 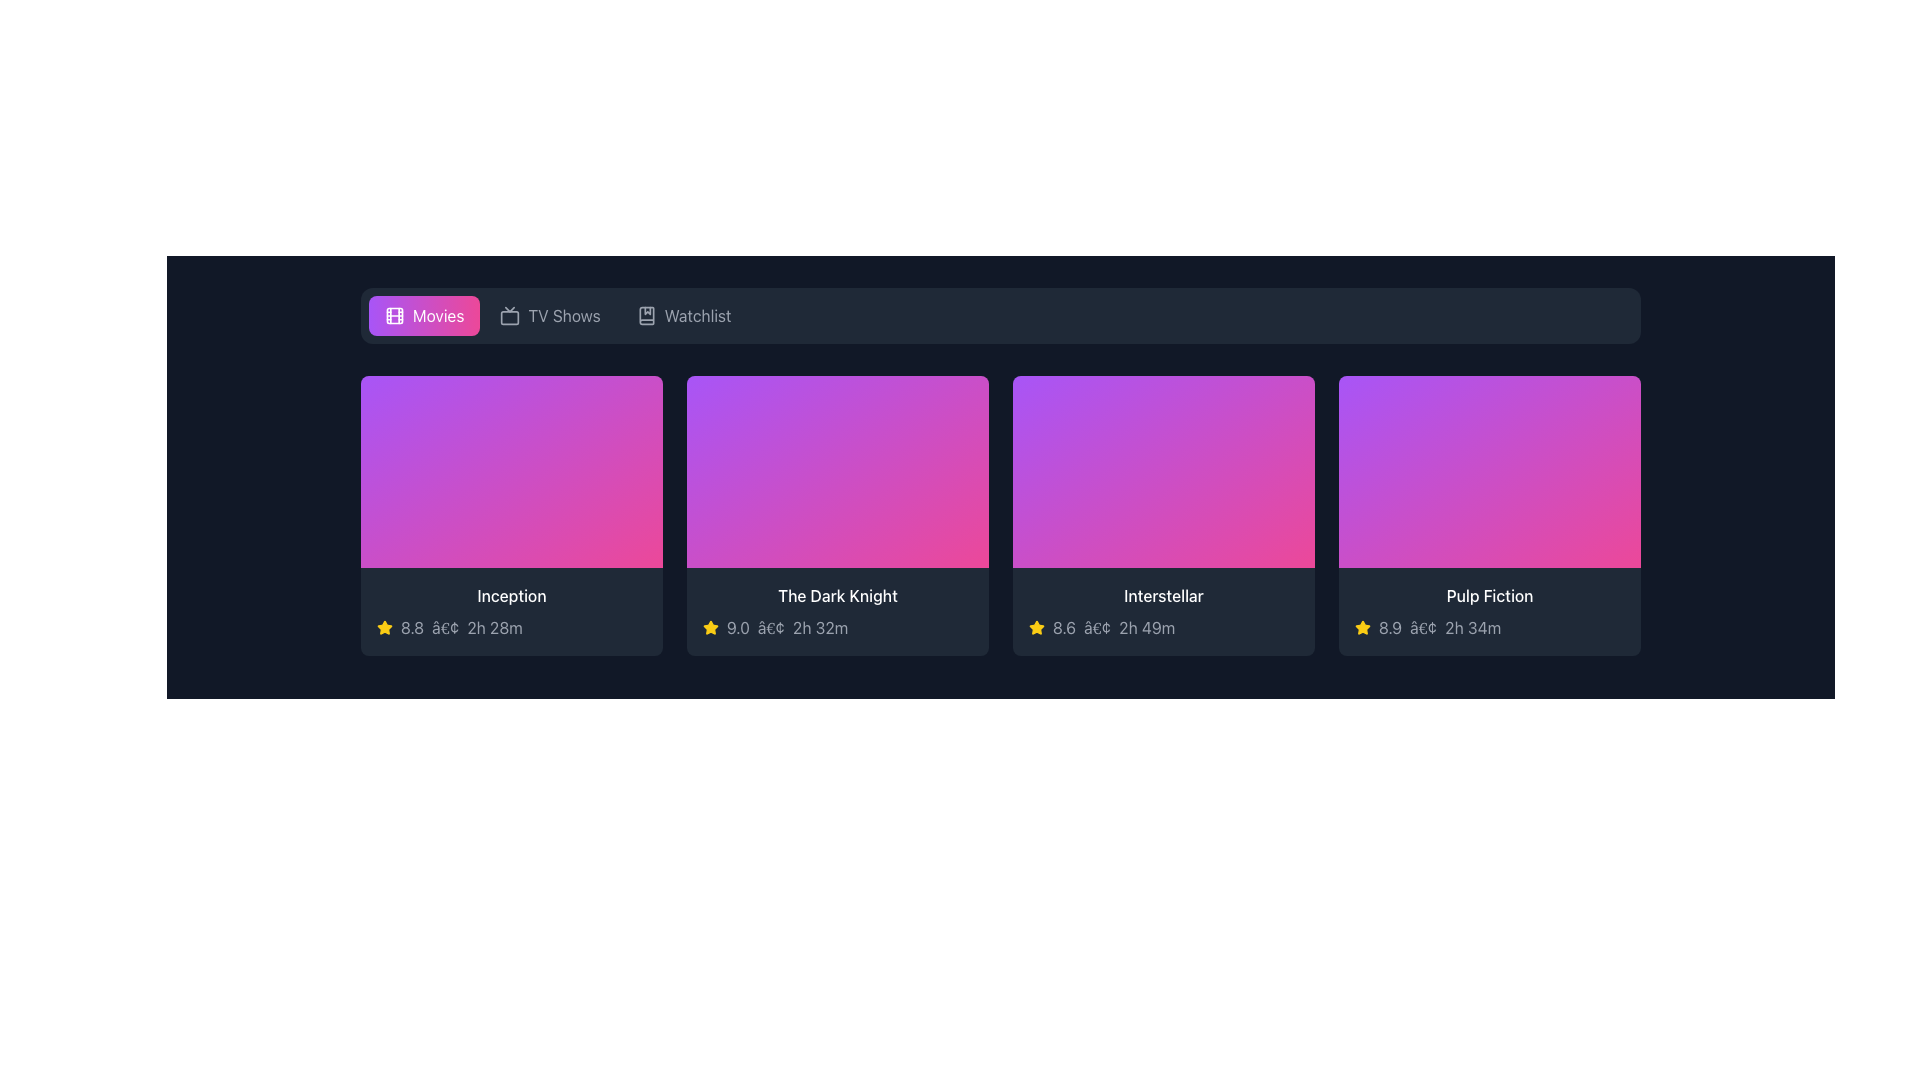 What do you see at coordinates (384, 627) in the screenshot?
I see `the star-shaped yellow rating icon located to the left of the text '8.8 â¢ 2h 28m' under the movie title 'Inception'` at bounding box center [384, 627].